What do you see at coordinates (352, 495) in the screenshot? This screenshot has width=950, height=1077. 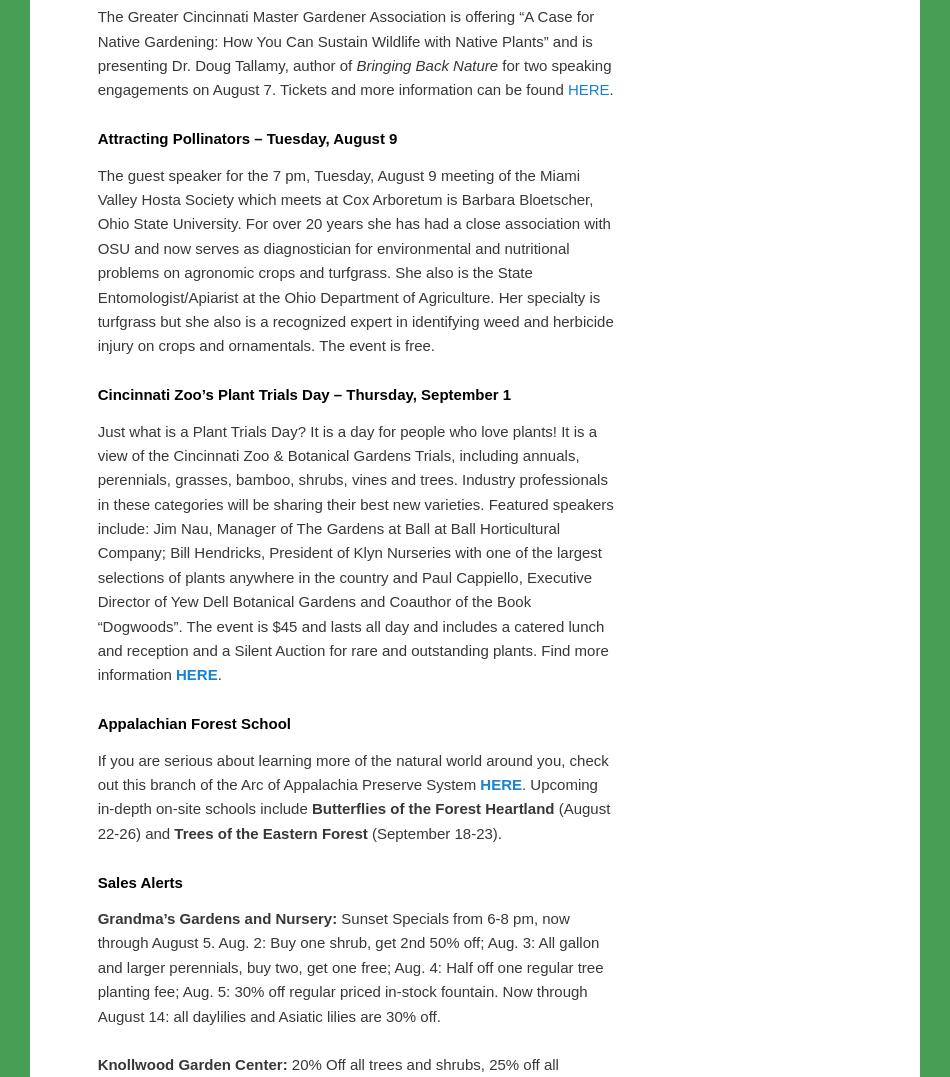 I see `'for two speaking engagements on August 7. Tickets and more information can be found'` at bounding box center [352, 495].